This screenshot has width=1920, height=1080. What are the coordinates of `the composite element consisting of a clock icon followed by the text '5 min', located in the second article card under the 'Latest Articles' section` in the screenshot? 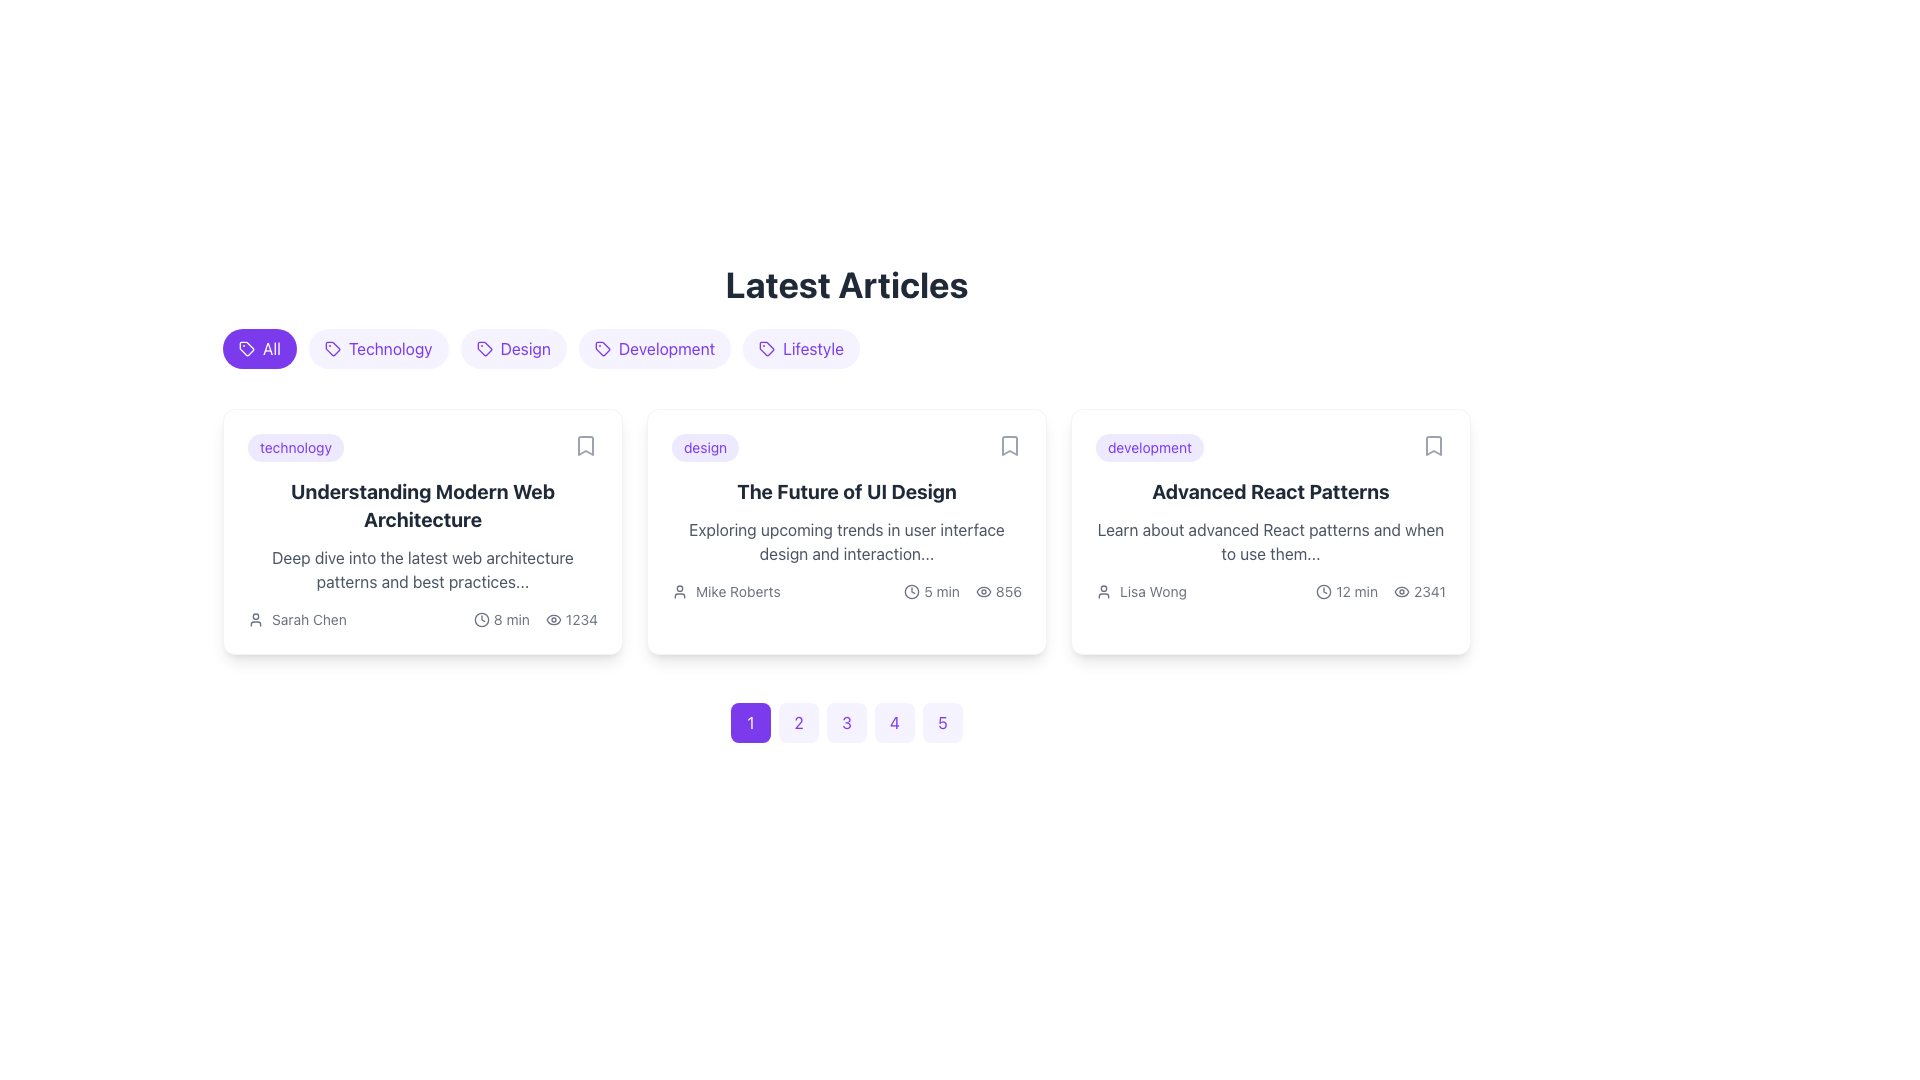 It's located at (931, 590).